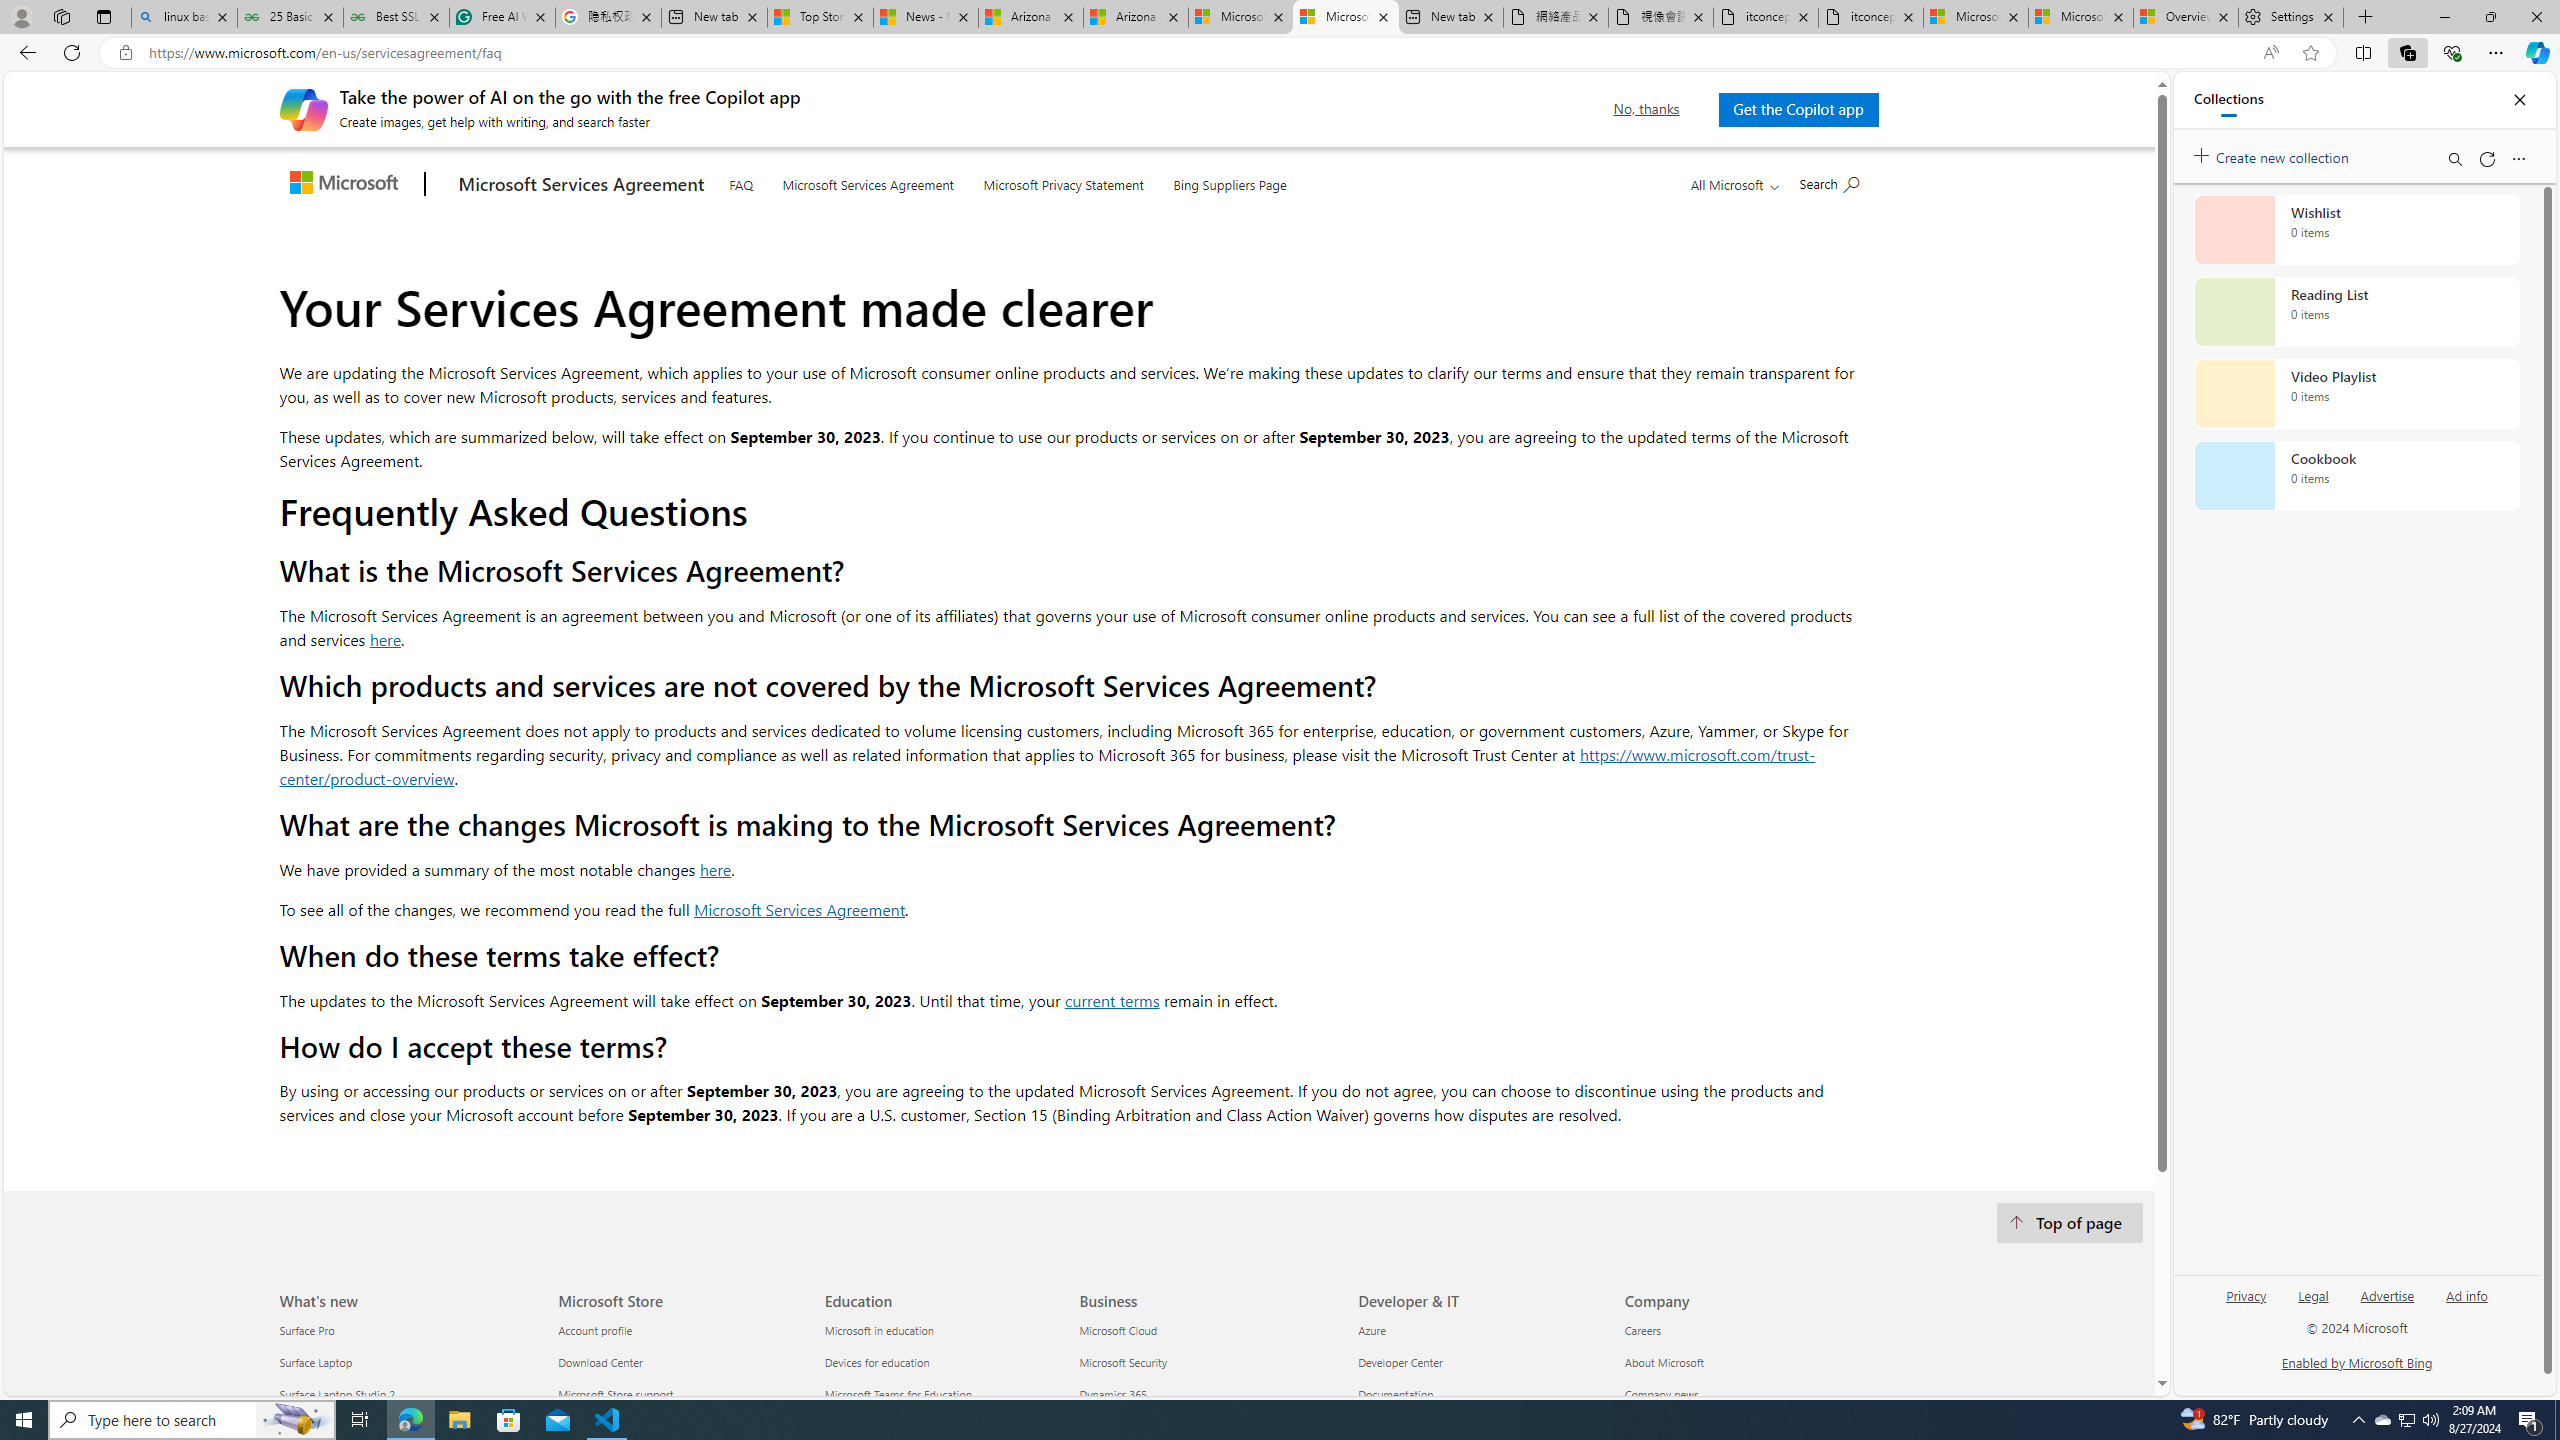 The width and height of the screenshot is (2560, 1440). Describe the element at coordinates (407, 1395) in the screenshot. I see `'Surface Laptop Studio 2'` at that location.